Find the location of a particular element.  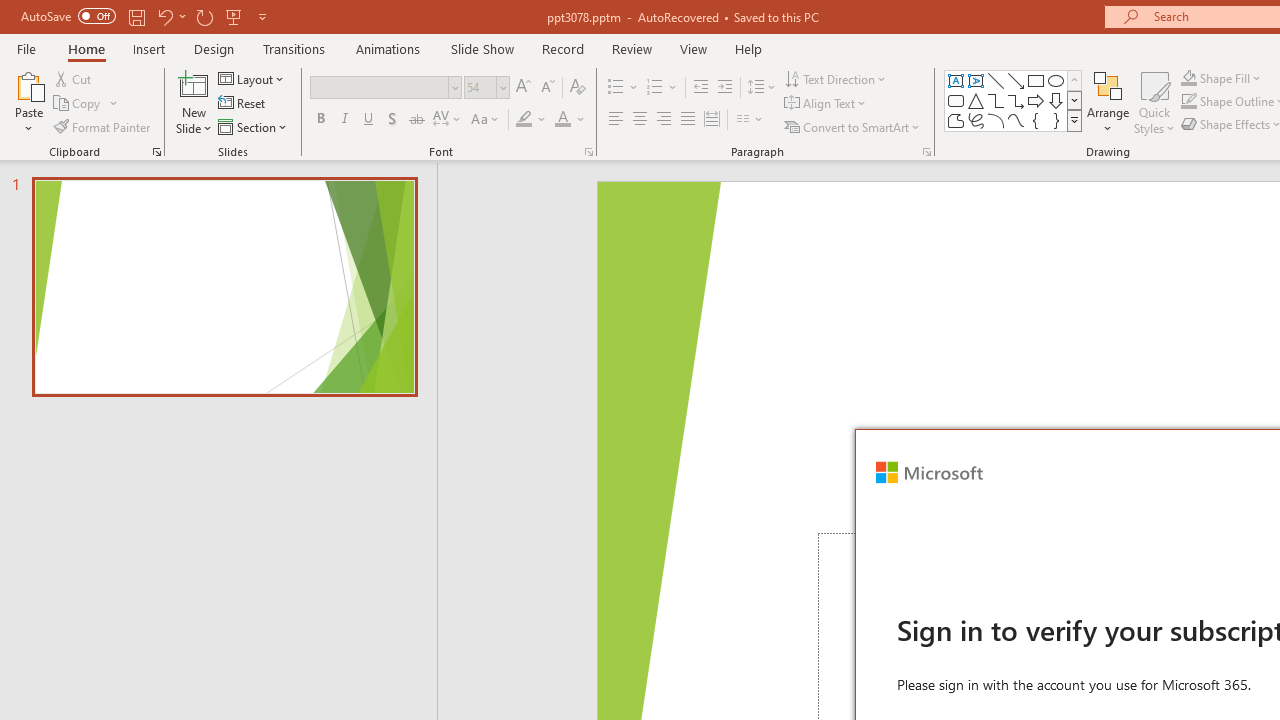

'Justify' is located at coordinates (688, 119).